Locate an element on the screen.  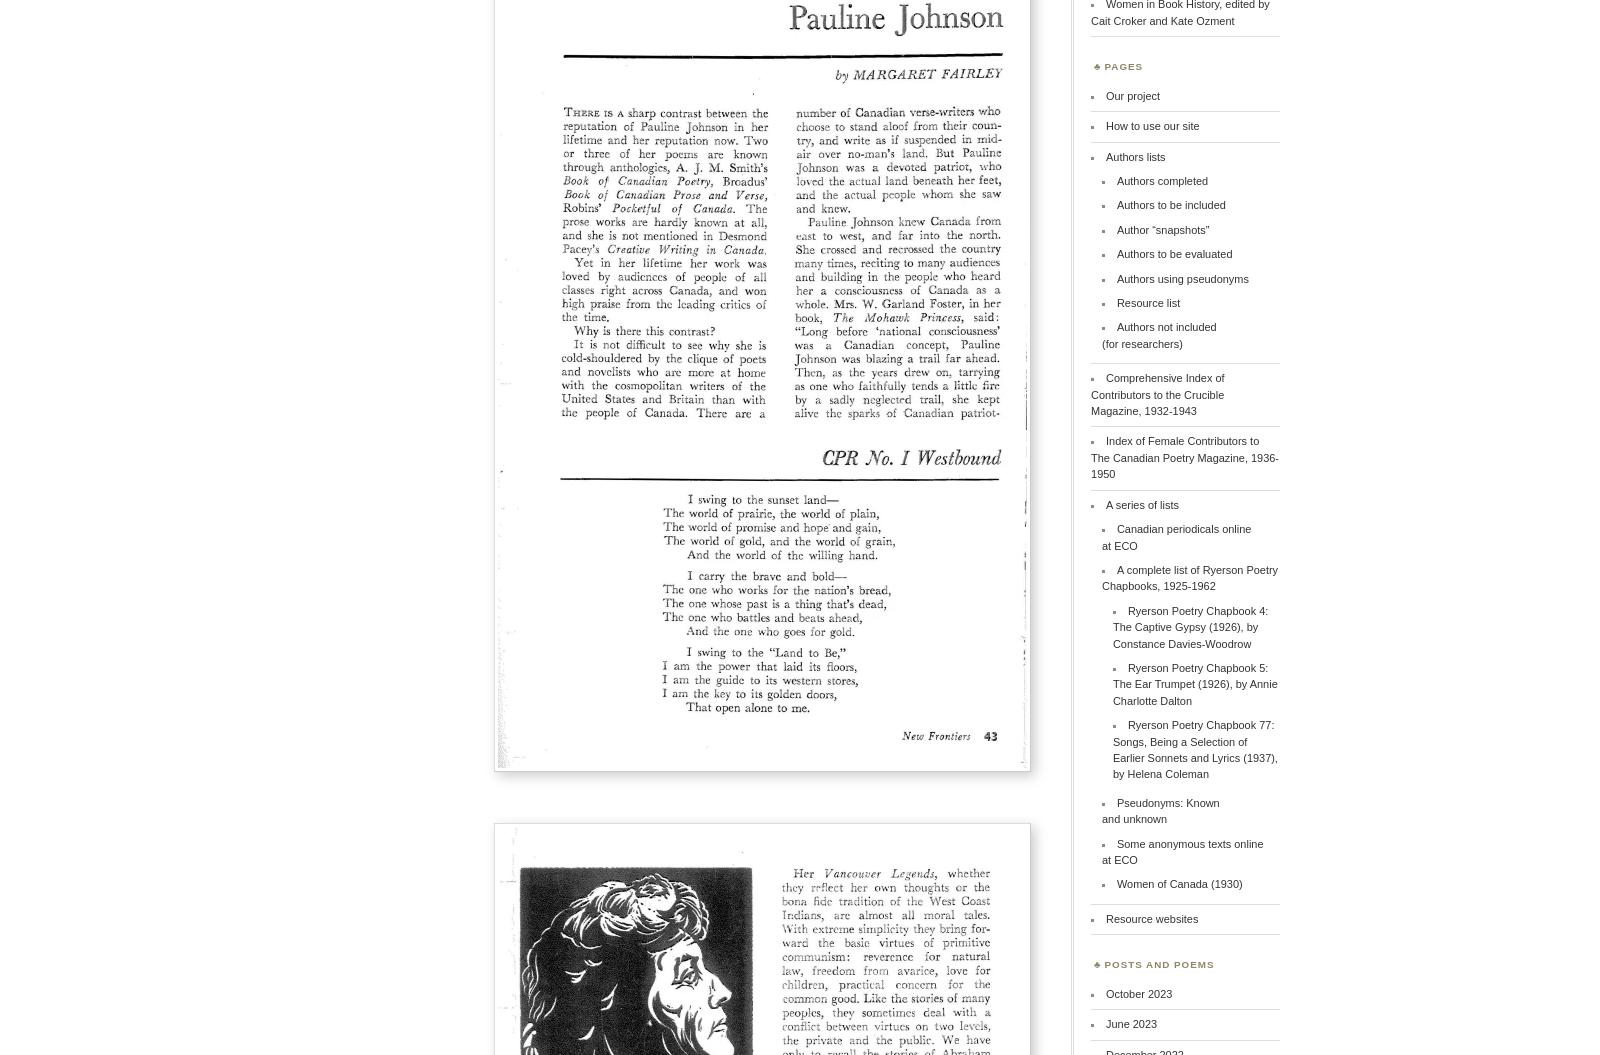
'June 2023' is located at coordinates (1131, 1022).